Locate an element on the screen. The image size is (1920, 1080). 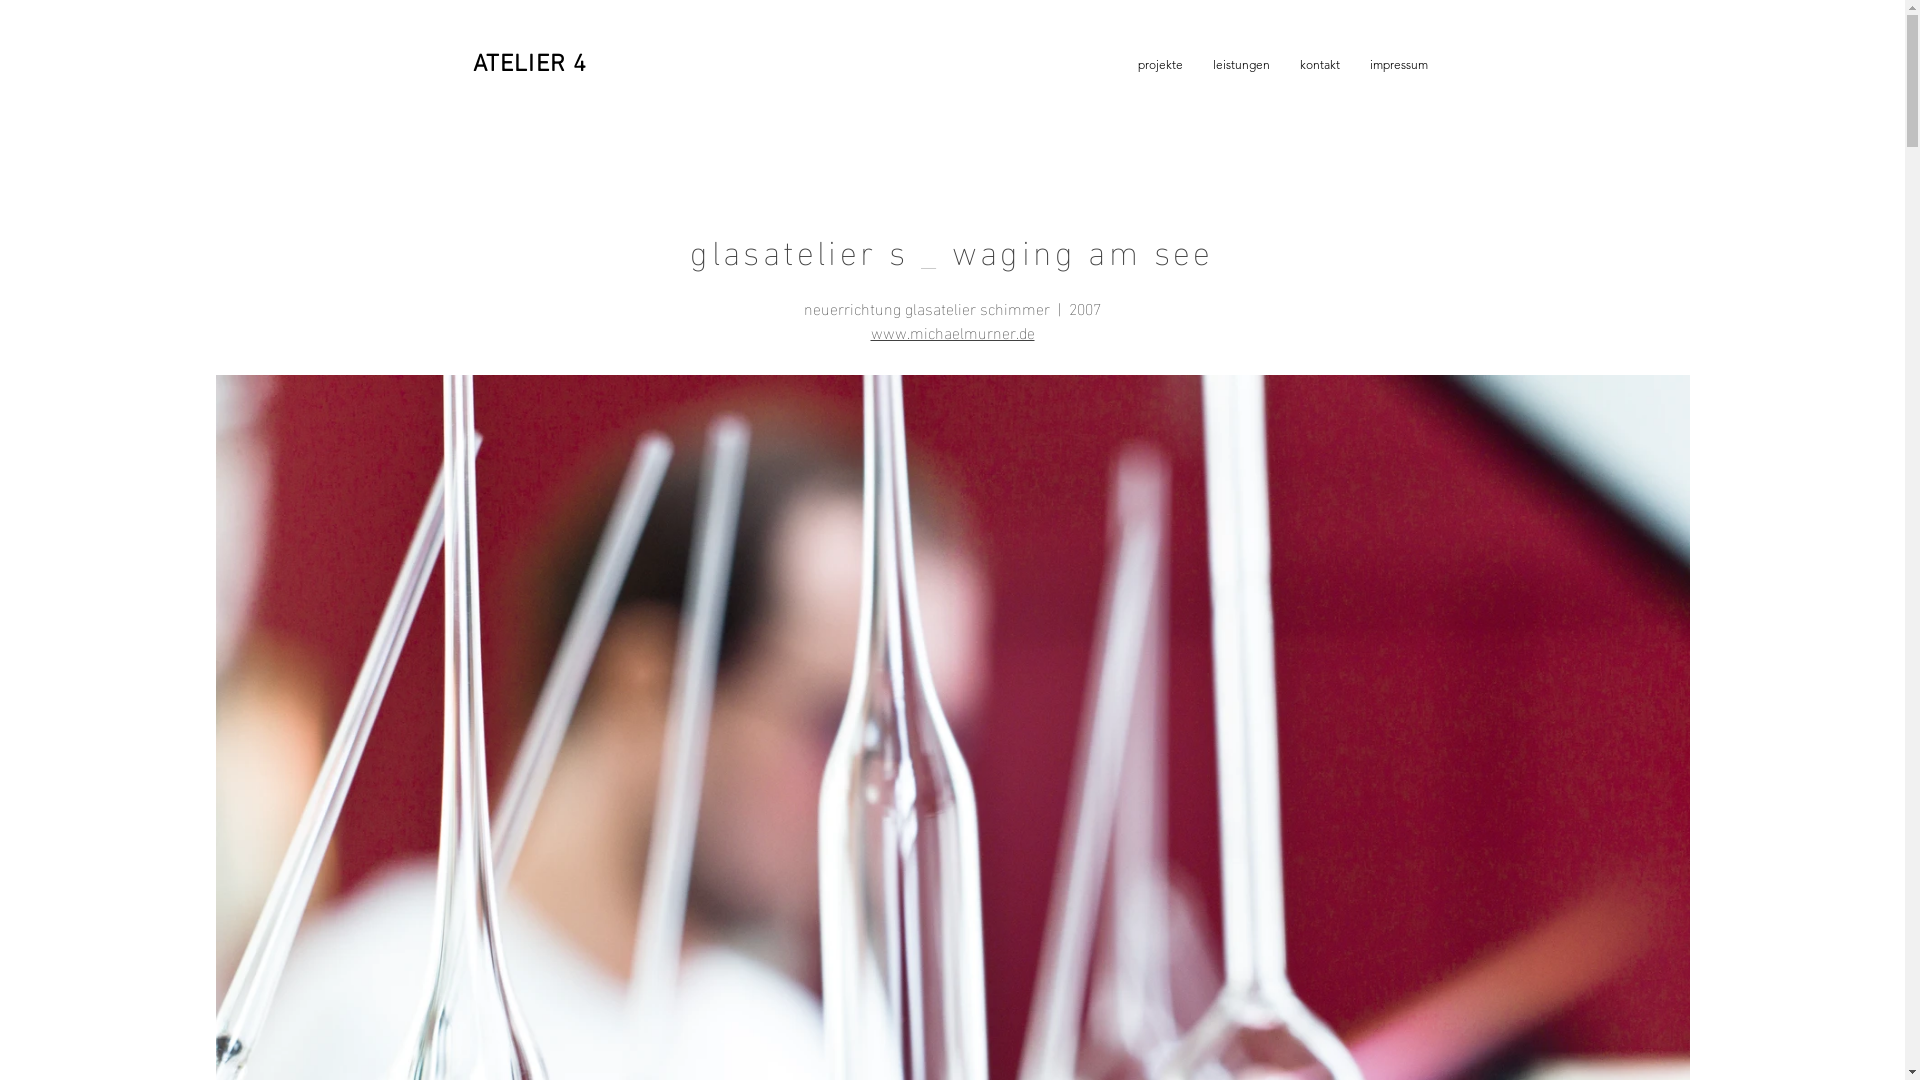
'www.michaelmurner.de' is located at coordinates (950, 330).